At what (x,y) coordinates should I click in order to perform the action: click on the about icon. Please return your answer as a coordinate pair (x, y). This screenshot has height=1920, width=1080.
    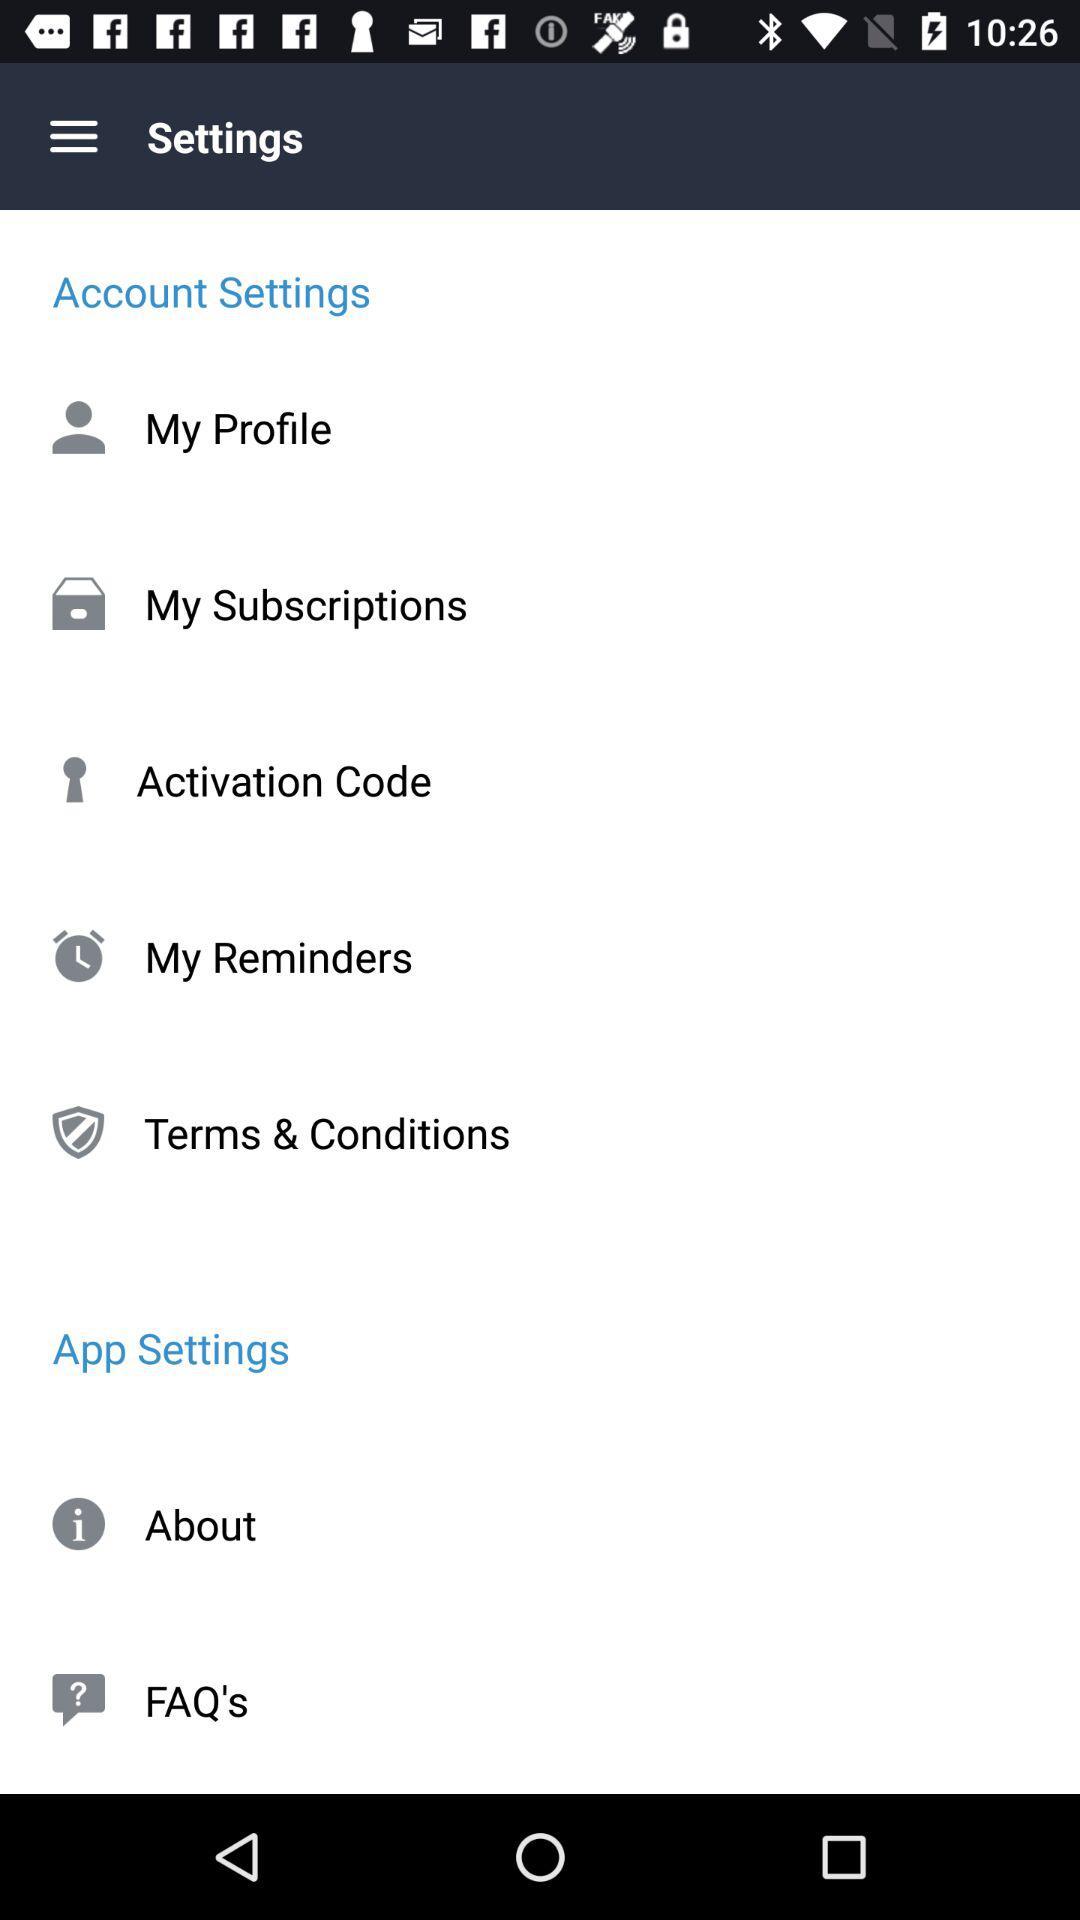
    Looking at the image, I should click on (540, 1523).